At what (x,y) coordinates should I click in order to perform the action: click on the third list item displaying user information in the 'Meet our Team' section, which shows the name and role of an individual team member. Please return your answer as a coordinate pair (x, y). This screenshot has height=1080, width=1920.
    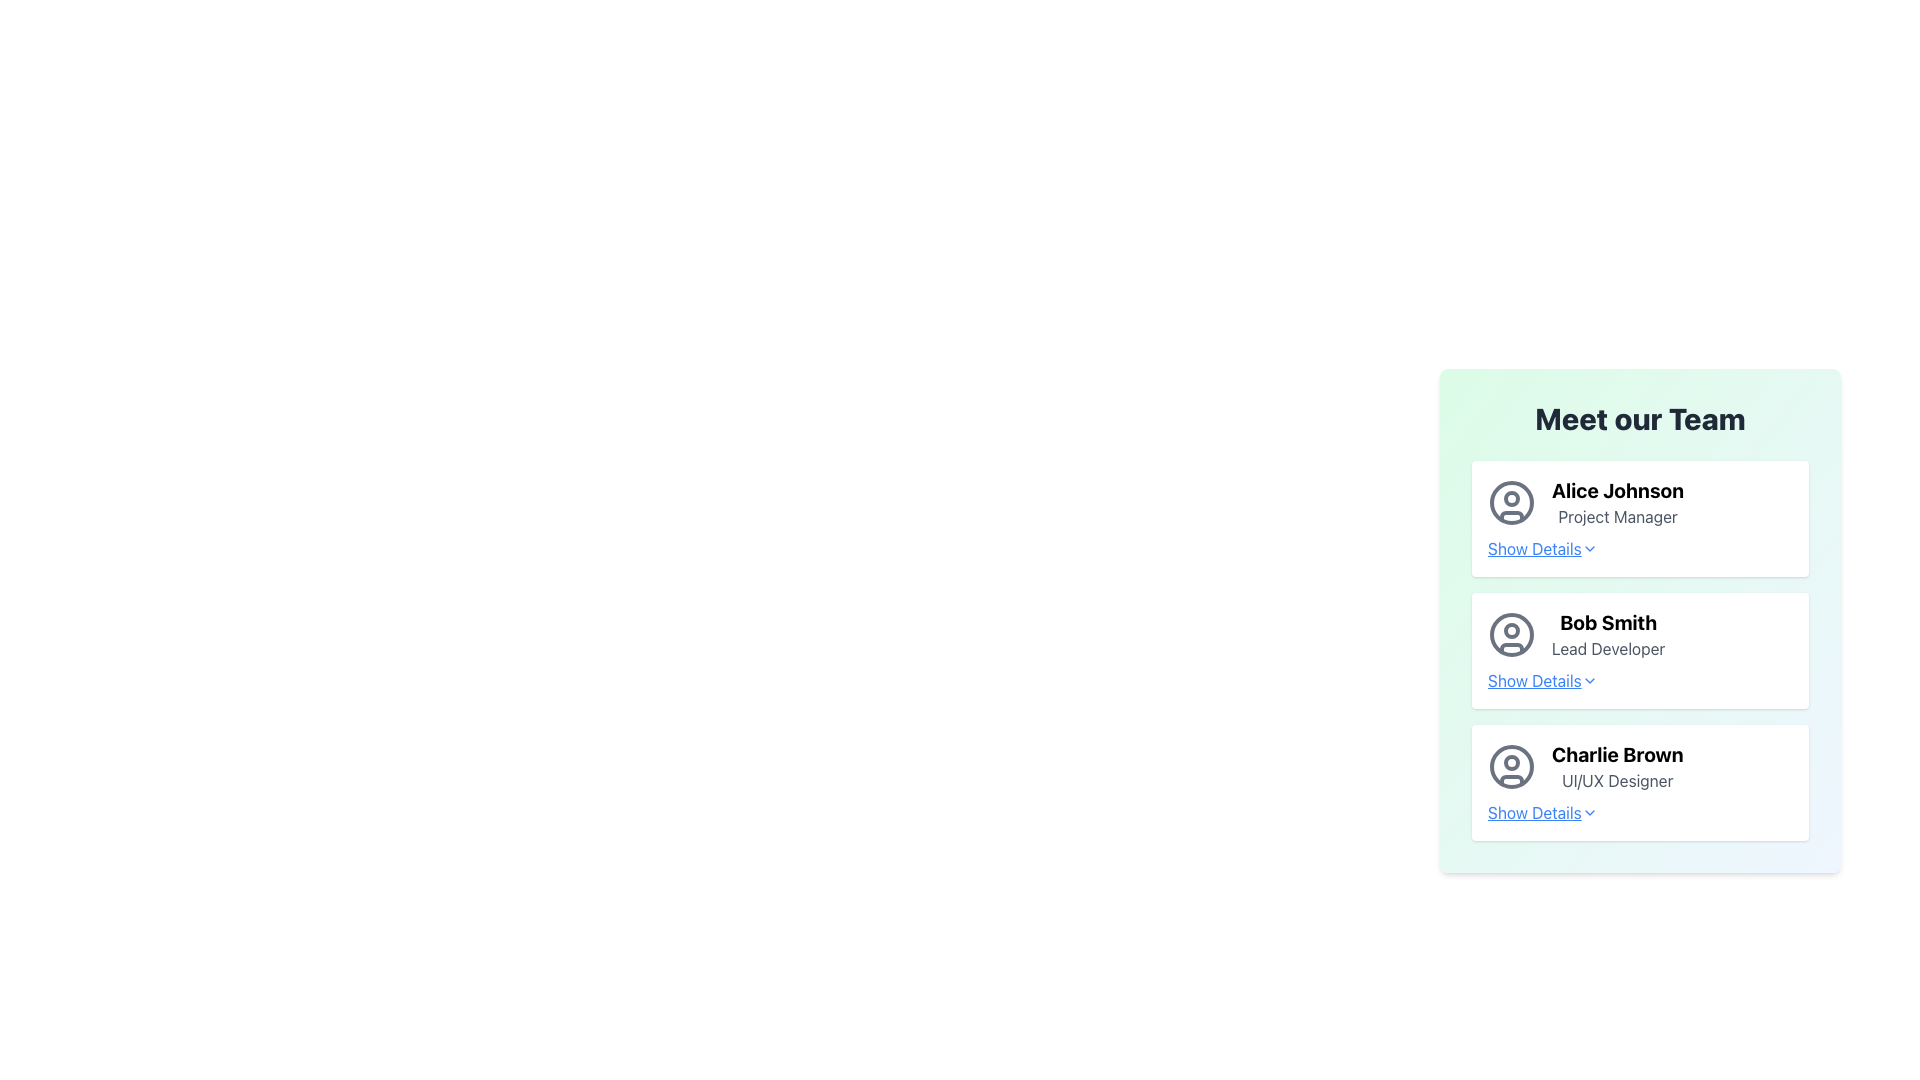
    Looking at the image, I should click on (1640, 766).